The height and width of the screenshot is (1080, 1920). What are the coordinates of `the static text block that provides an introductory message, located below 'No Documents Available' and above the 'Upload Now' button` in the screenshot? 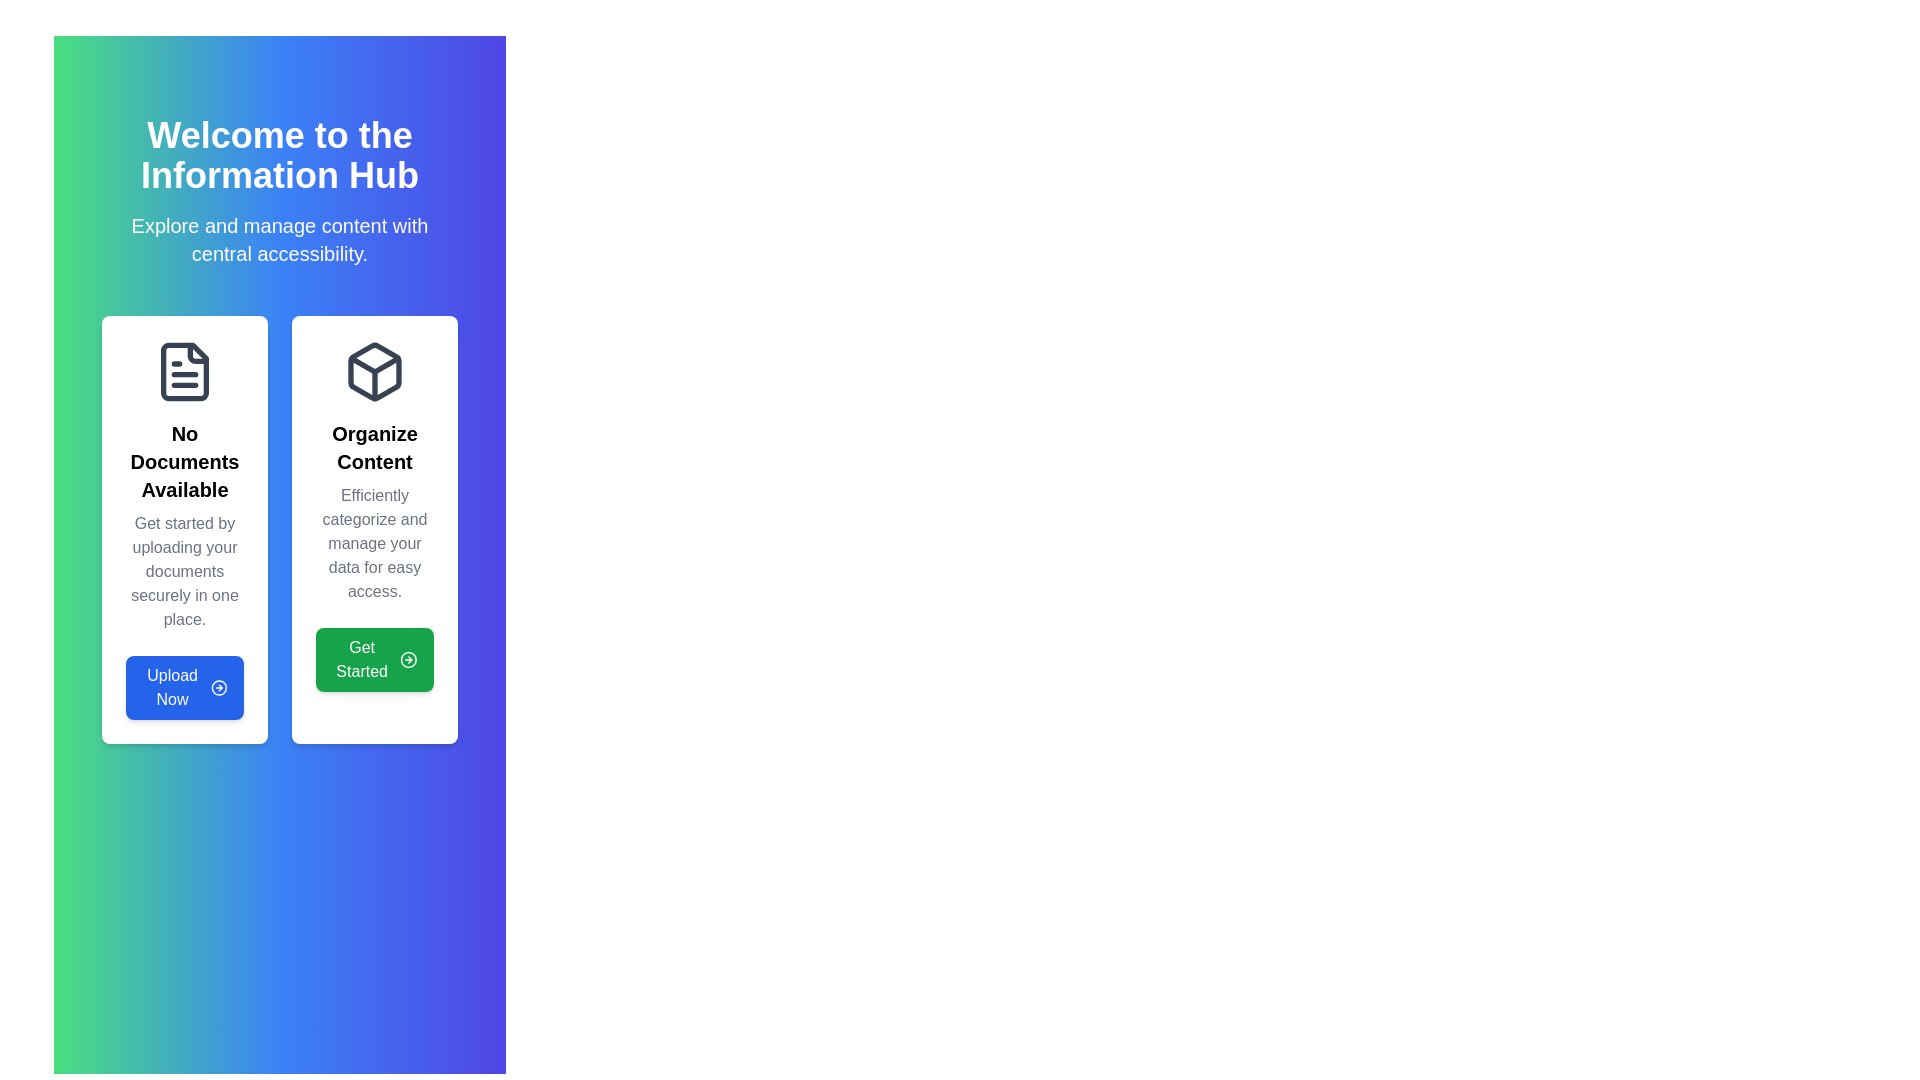 It's located at (185, 571).